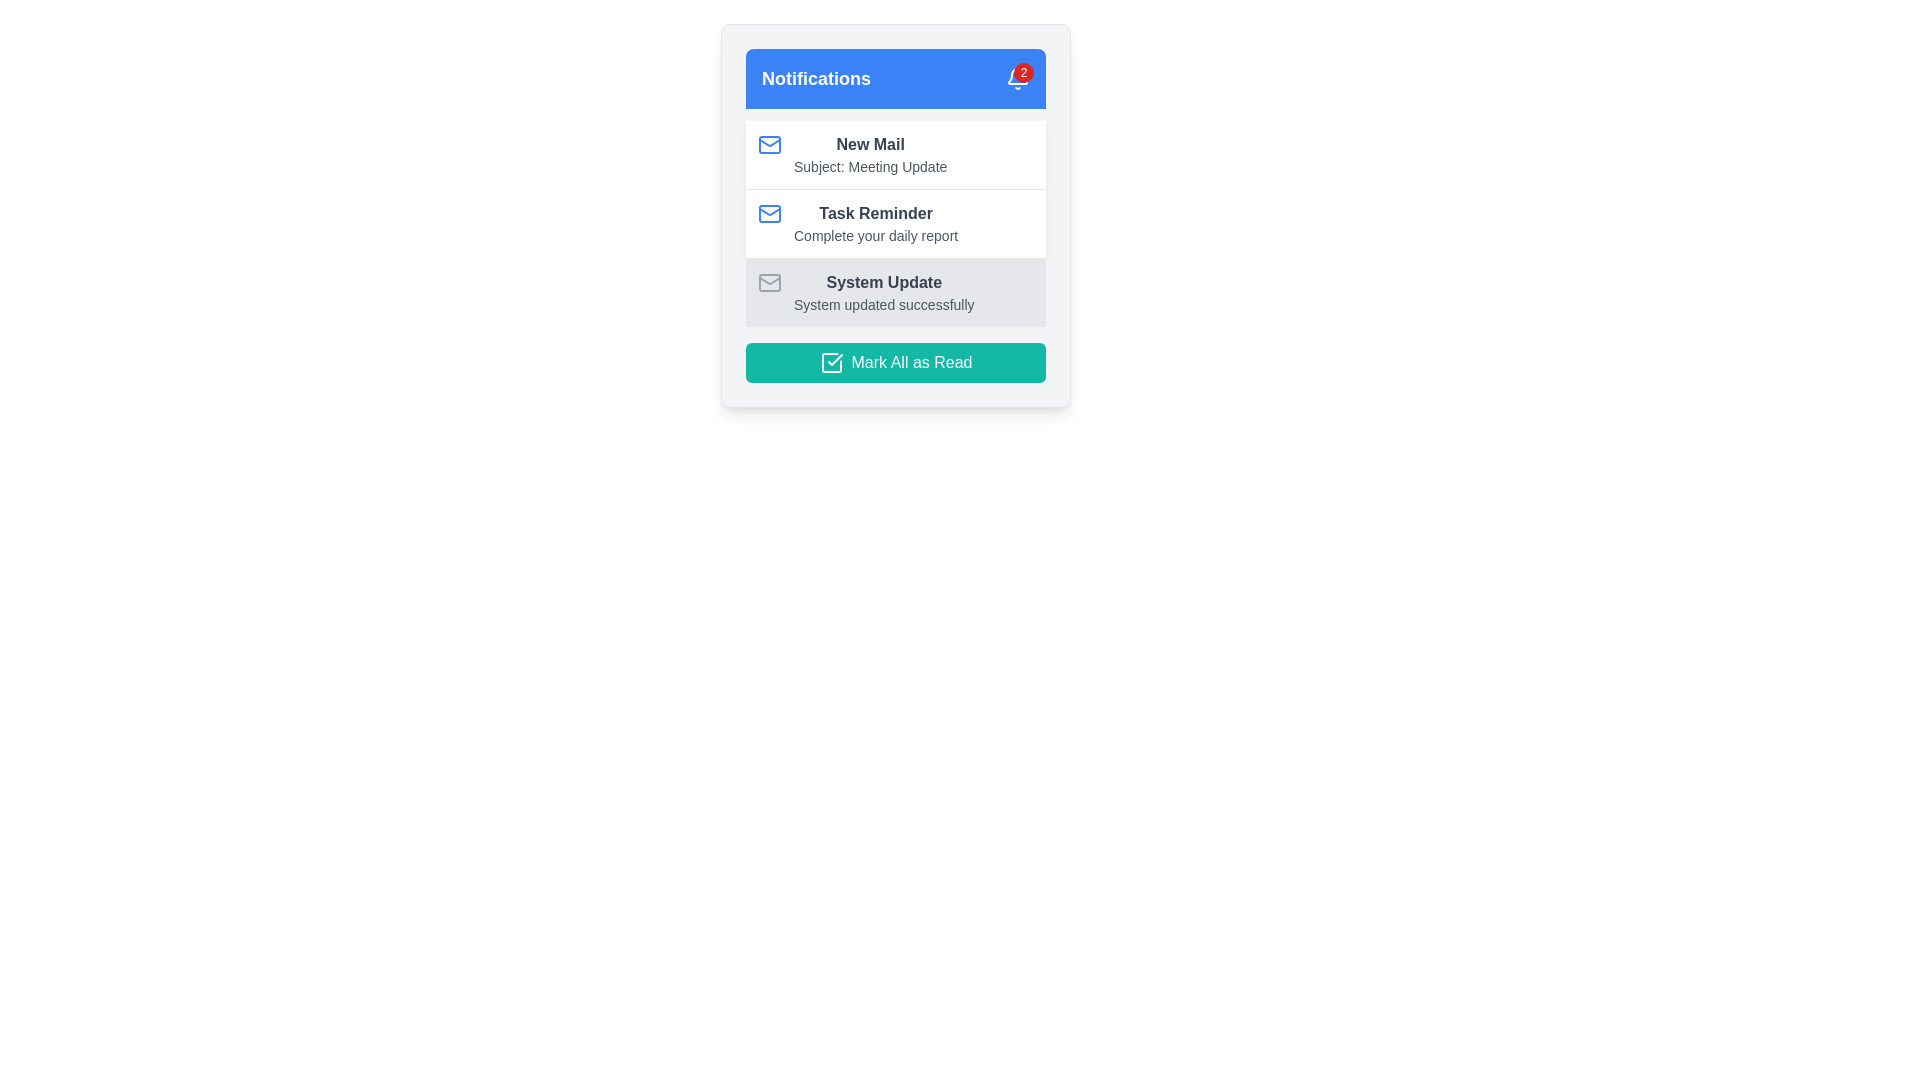  Describe the element at coordinates (768, 144) in the screenshot. I see `the mail envelope icon with a blue outline representing an email notification, located at the top-left corner of the first notification item in the 'New Mail' list` at that location.